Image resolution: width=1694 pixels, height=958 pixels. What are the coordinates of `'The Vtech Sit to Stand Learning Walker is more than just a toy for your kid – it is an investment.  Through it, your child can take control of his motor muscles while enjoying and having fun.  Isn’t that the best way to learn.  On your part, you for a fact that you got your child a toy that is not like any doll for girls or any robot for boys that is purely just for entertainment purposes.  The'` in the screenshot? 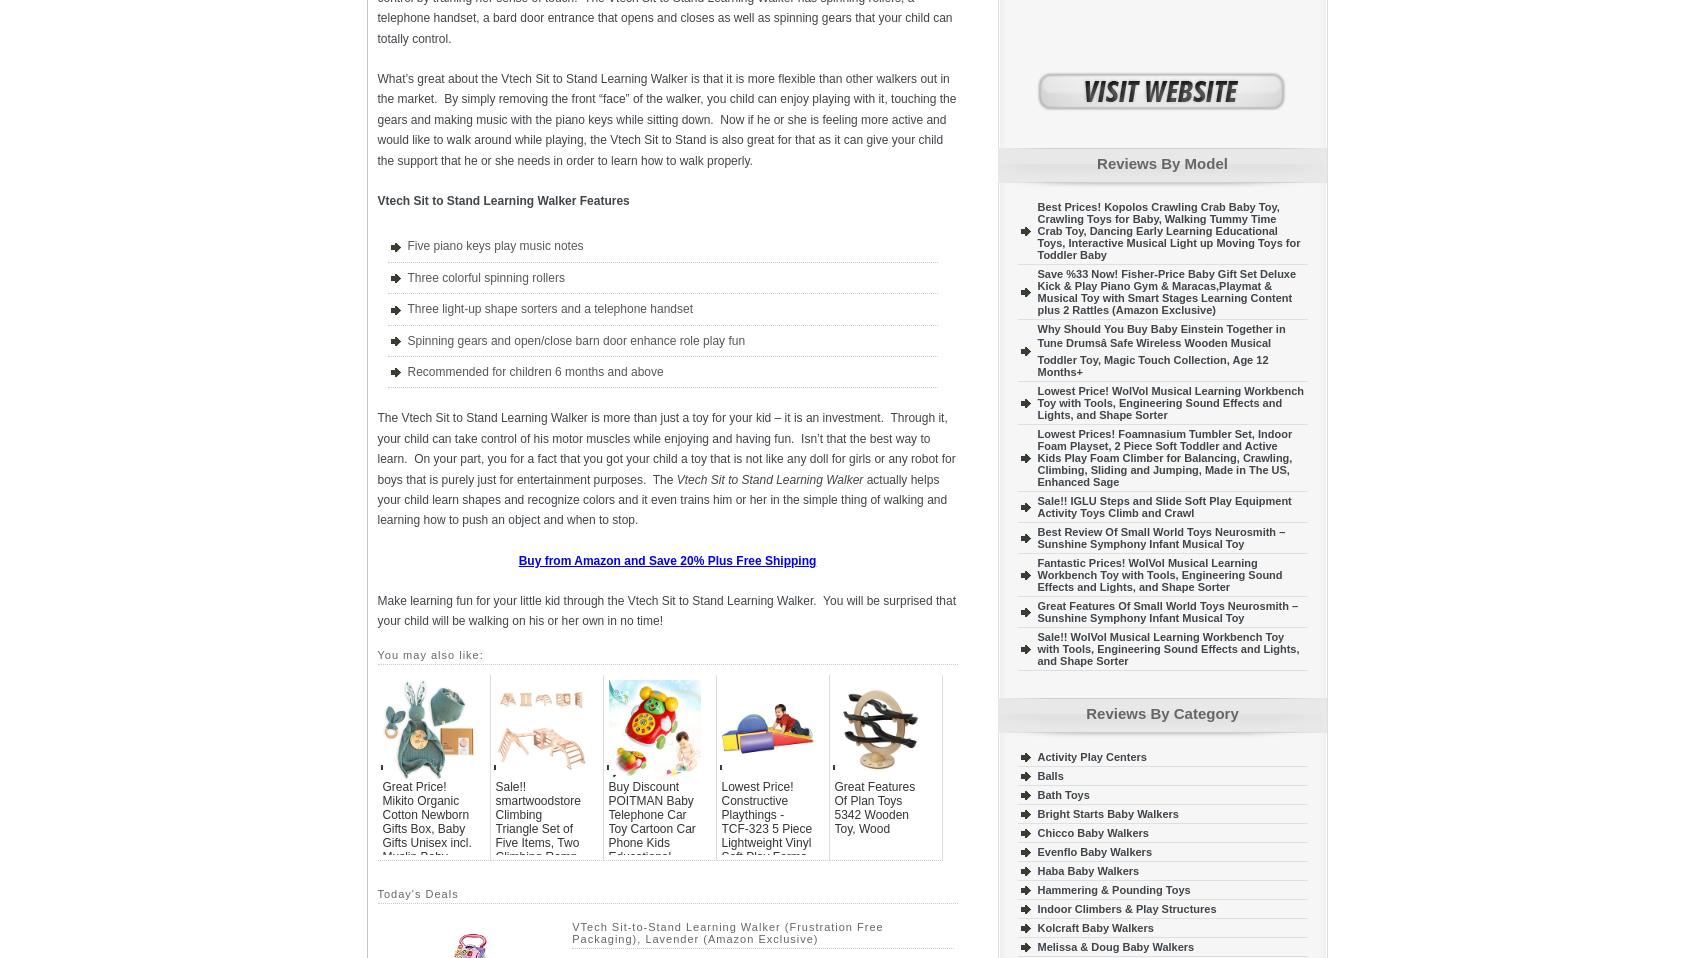 It's located at (666, 448).